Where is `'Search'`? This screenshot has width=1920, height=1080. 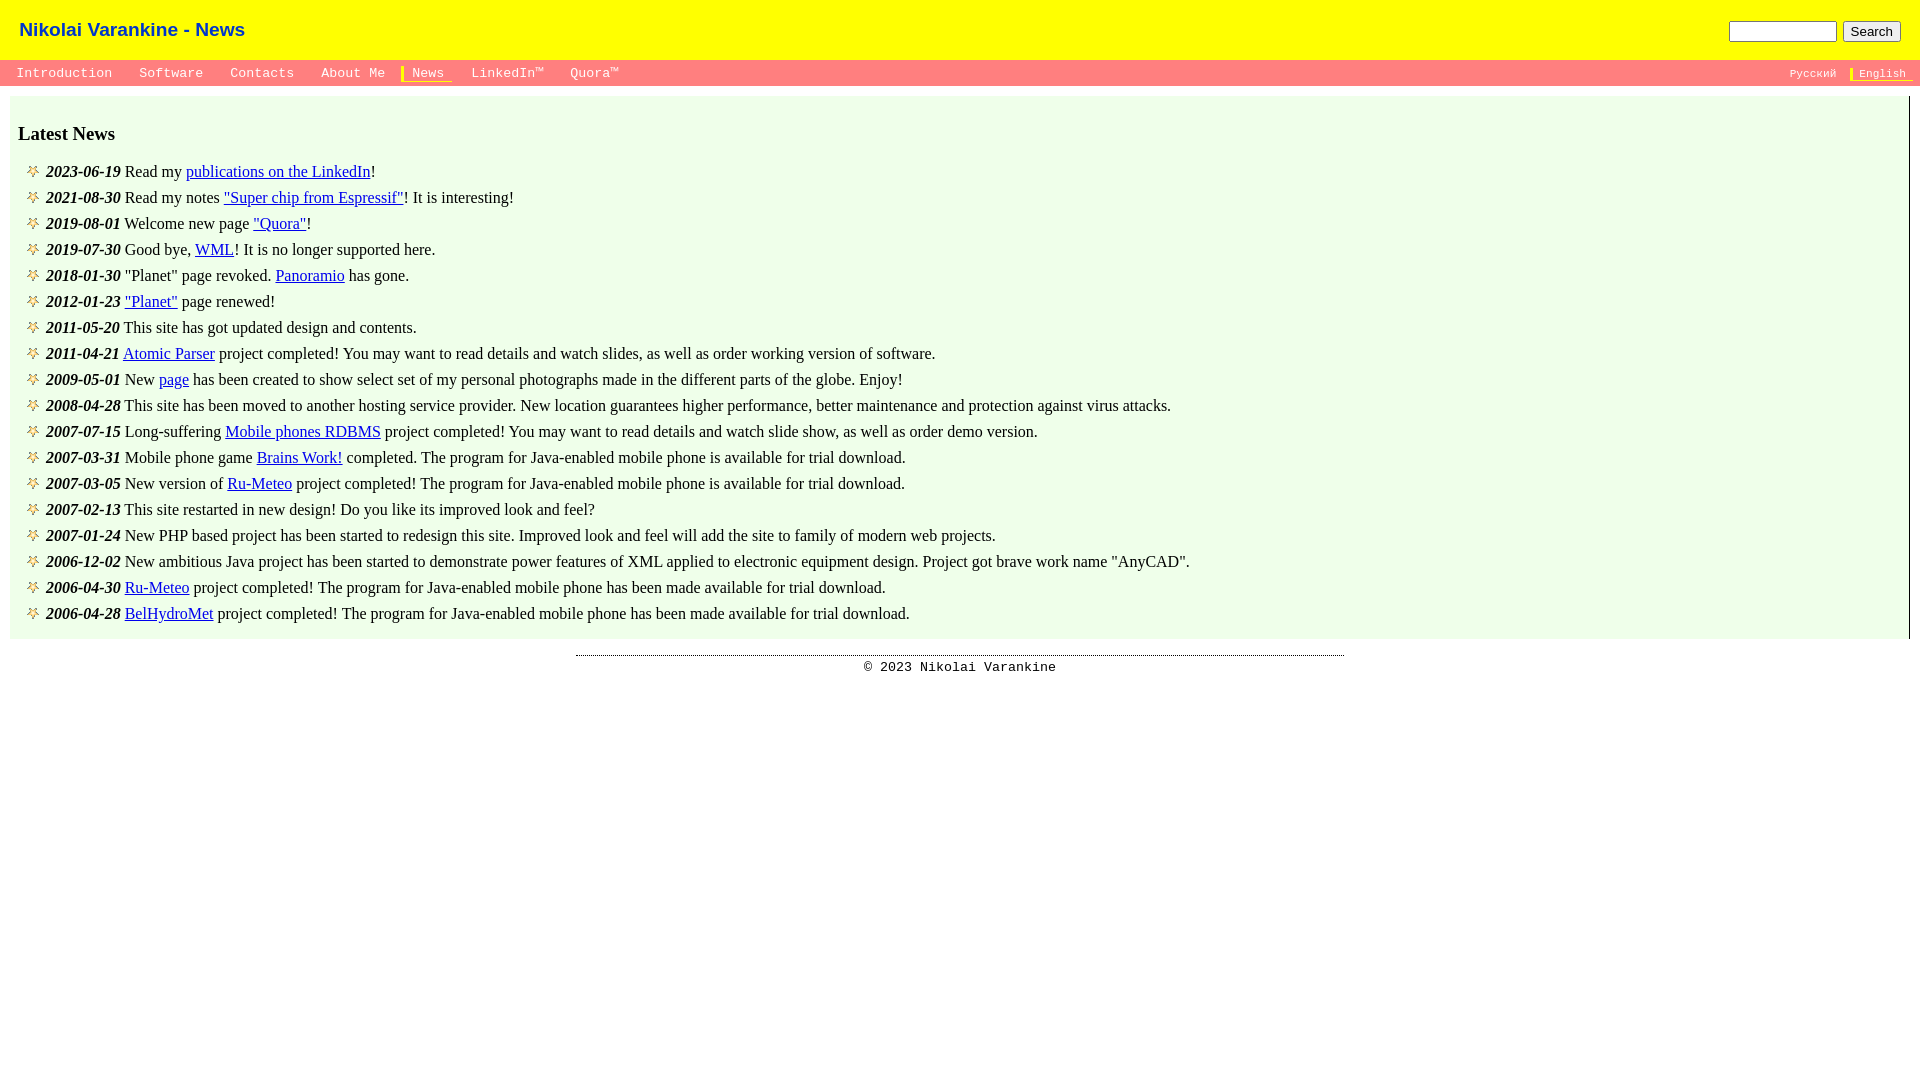
'Search' is located at coordinates (1871, 31).